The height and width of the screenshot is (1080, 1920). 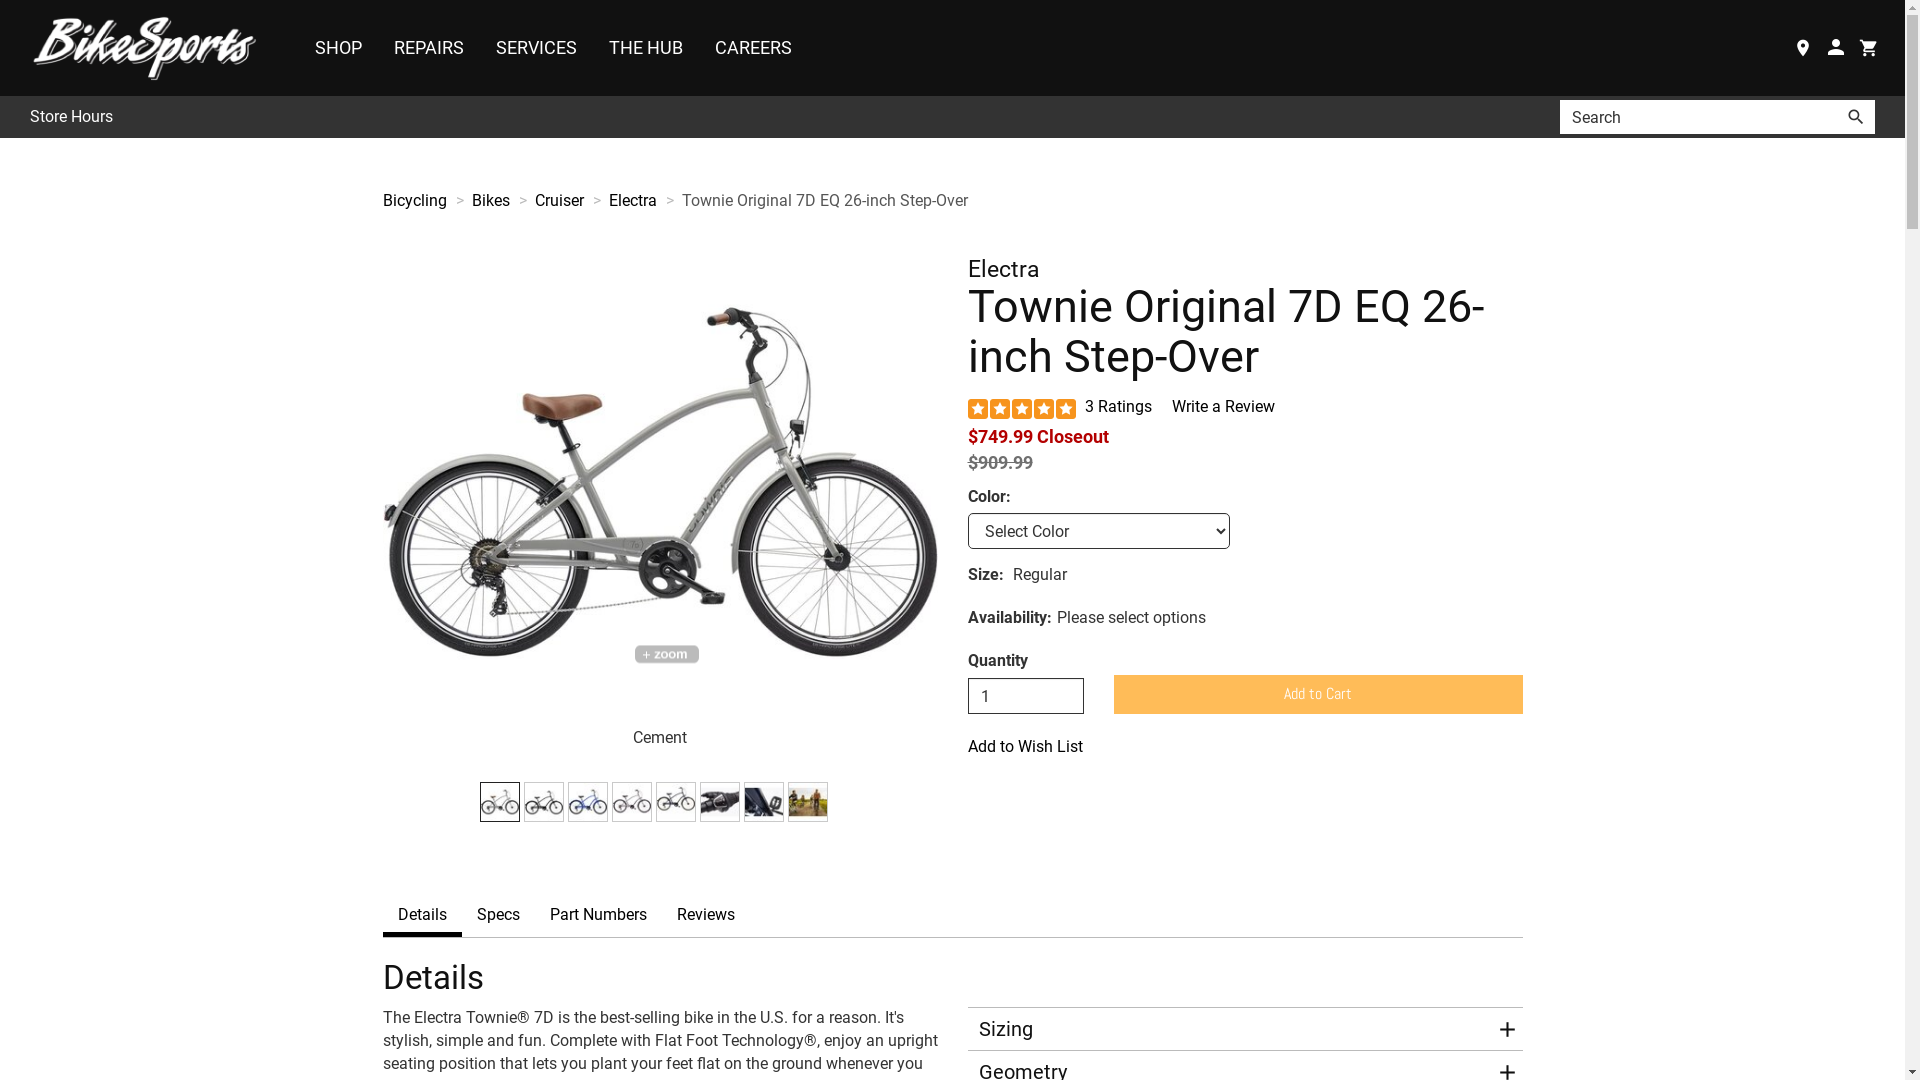 I want to click on 'Part Numbers', so click(x=596, y=915).